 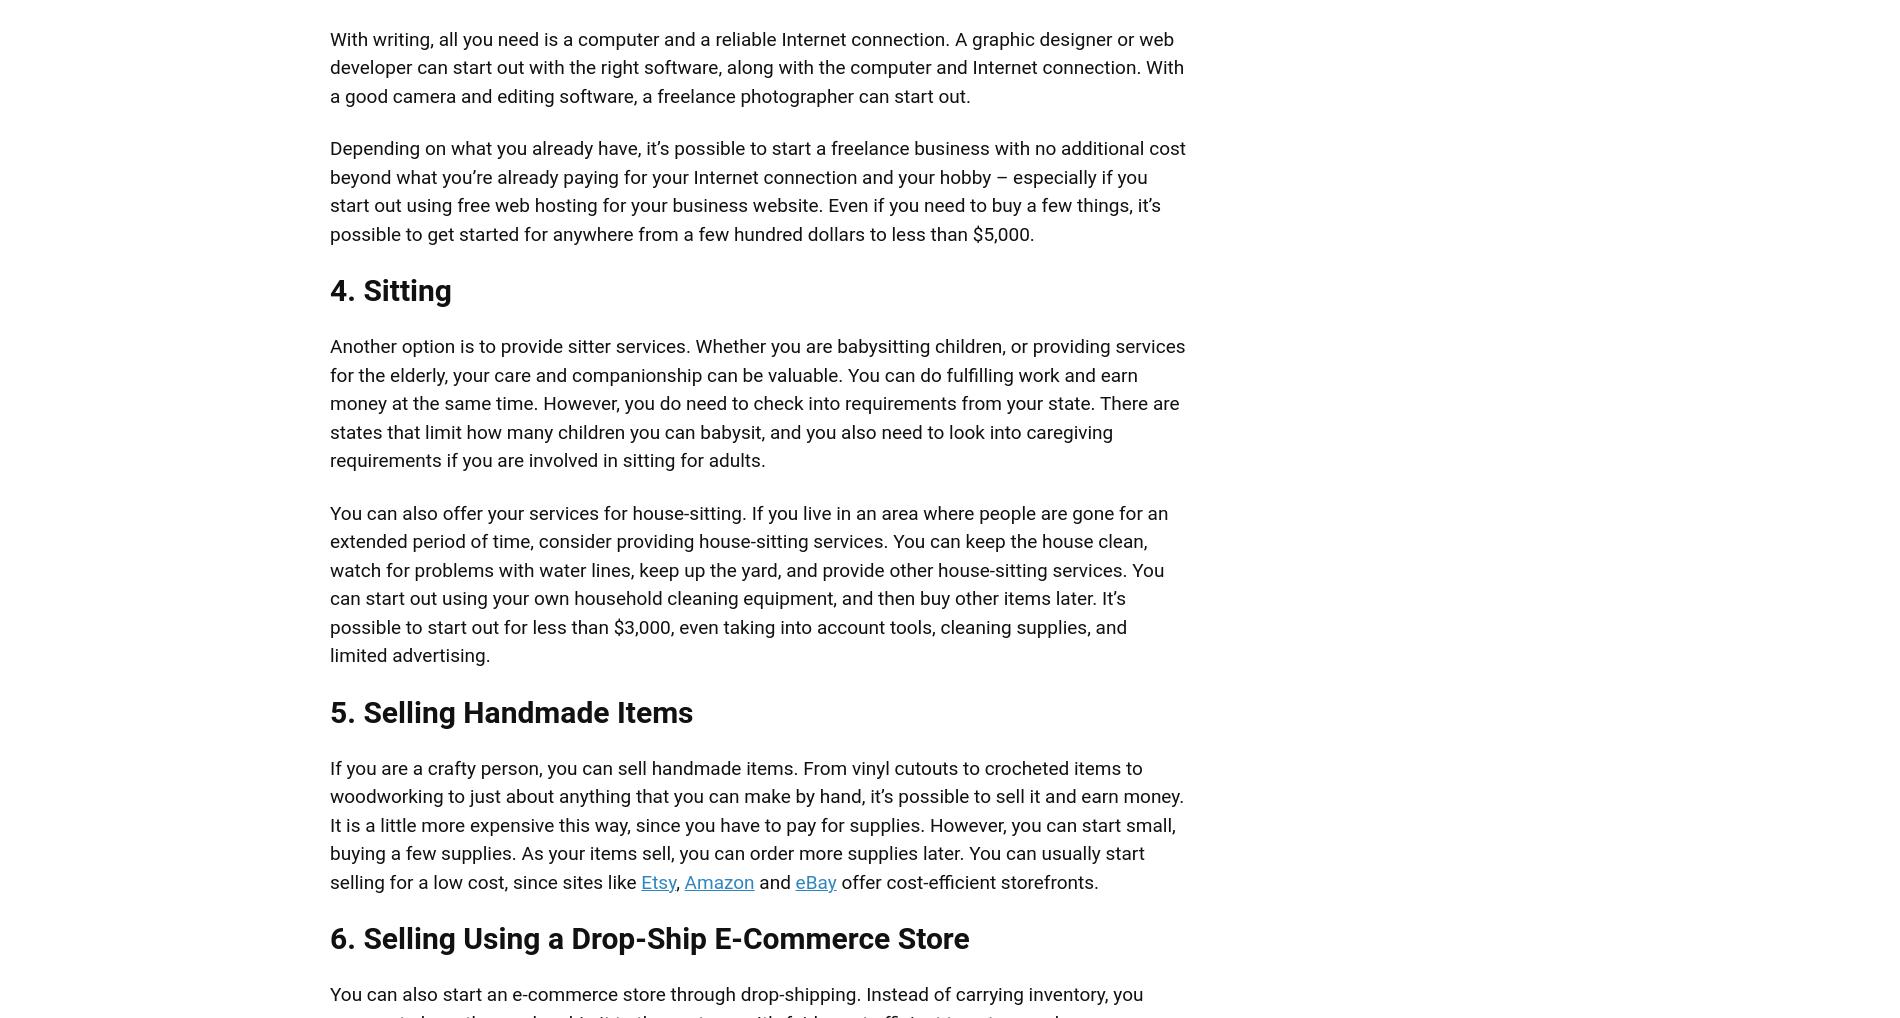 What do you see at coordinates (389, 290) in the screenshot?
I see `'4. Sitting'` at bounding box center [389, 290].